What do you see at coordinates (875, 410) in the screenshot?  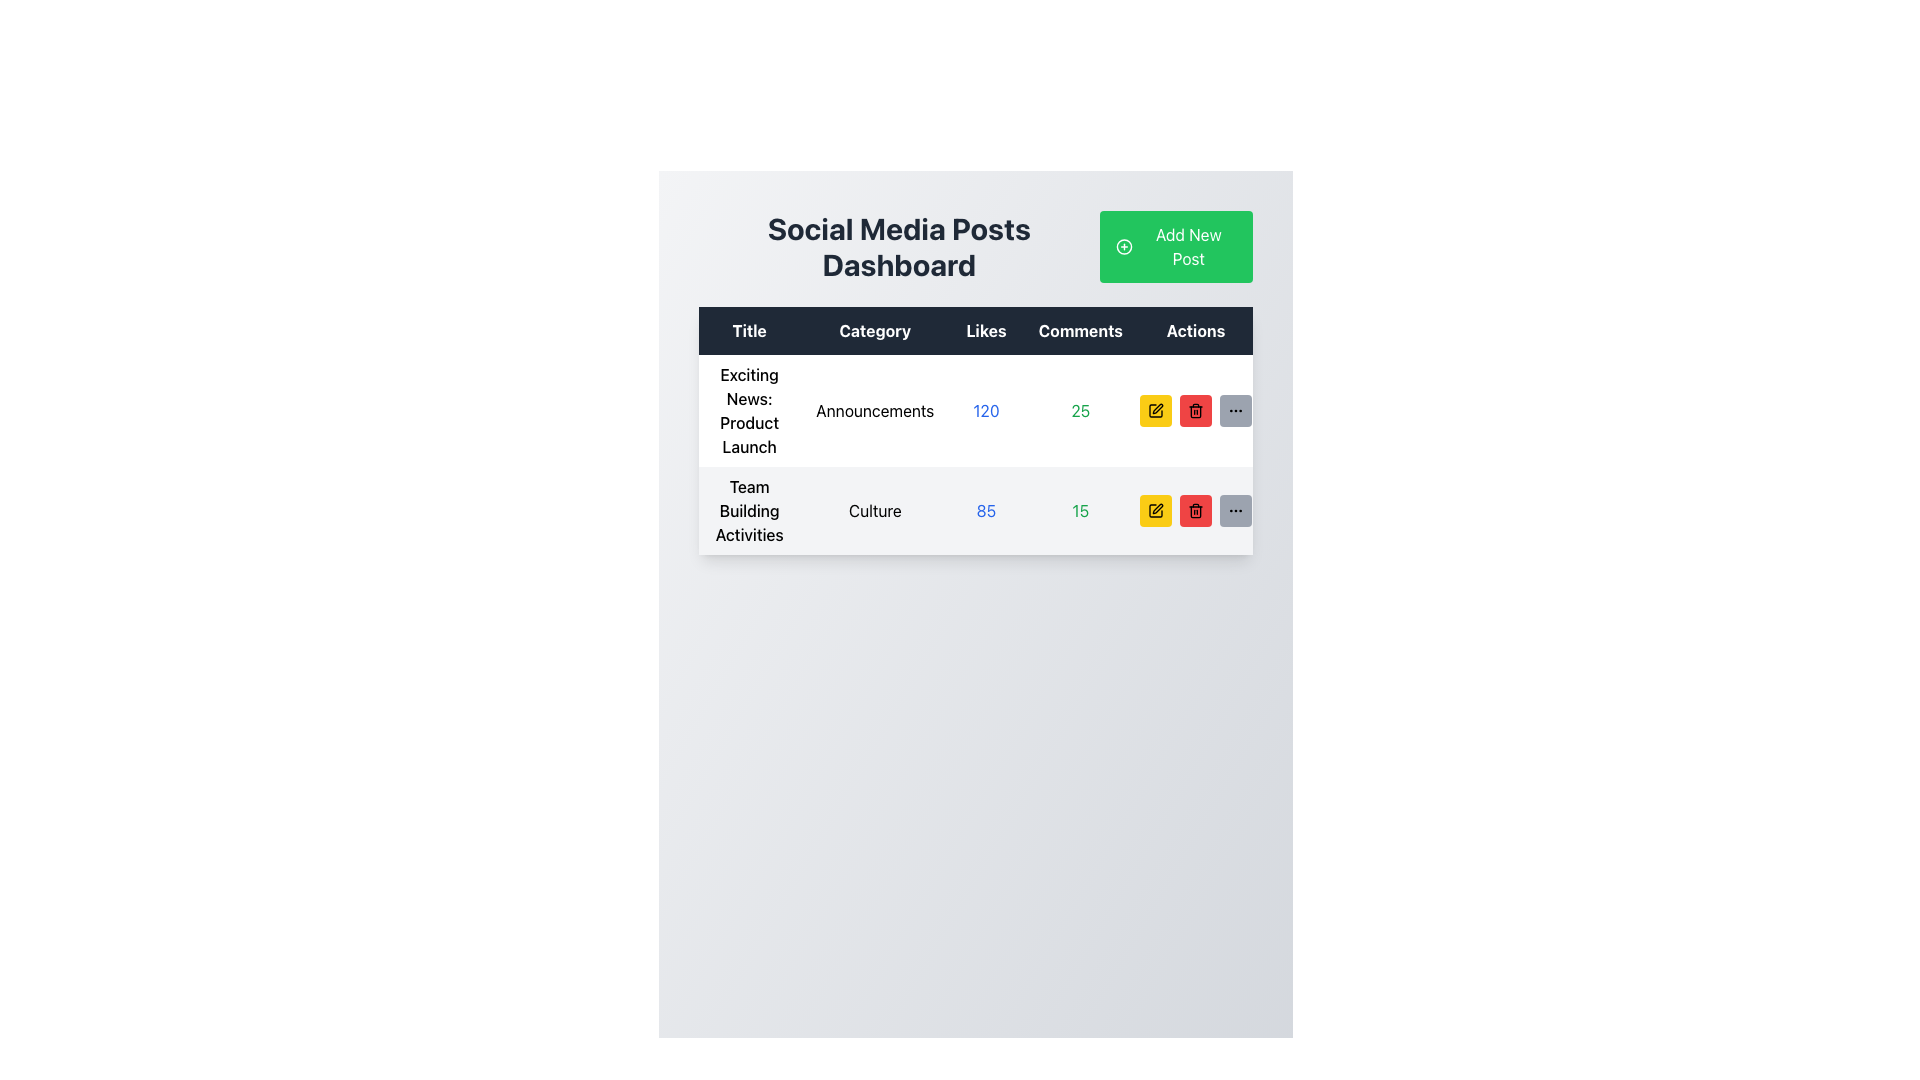 I see `the static text label displaying 'Announcements' in the second column of the table grid, which is positioned under the 'Category' header` at bounding box center [875, 410].